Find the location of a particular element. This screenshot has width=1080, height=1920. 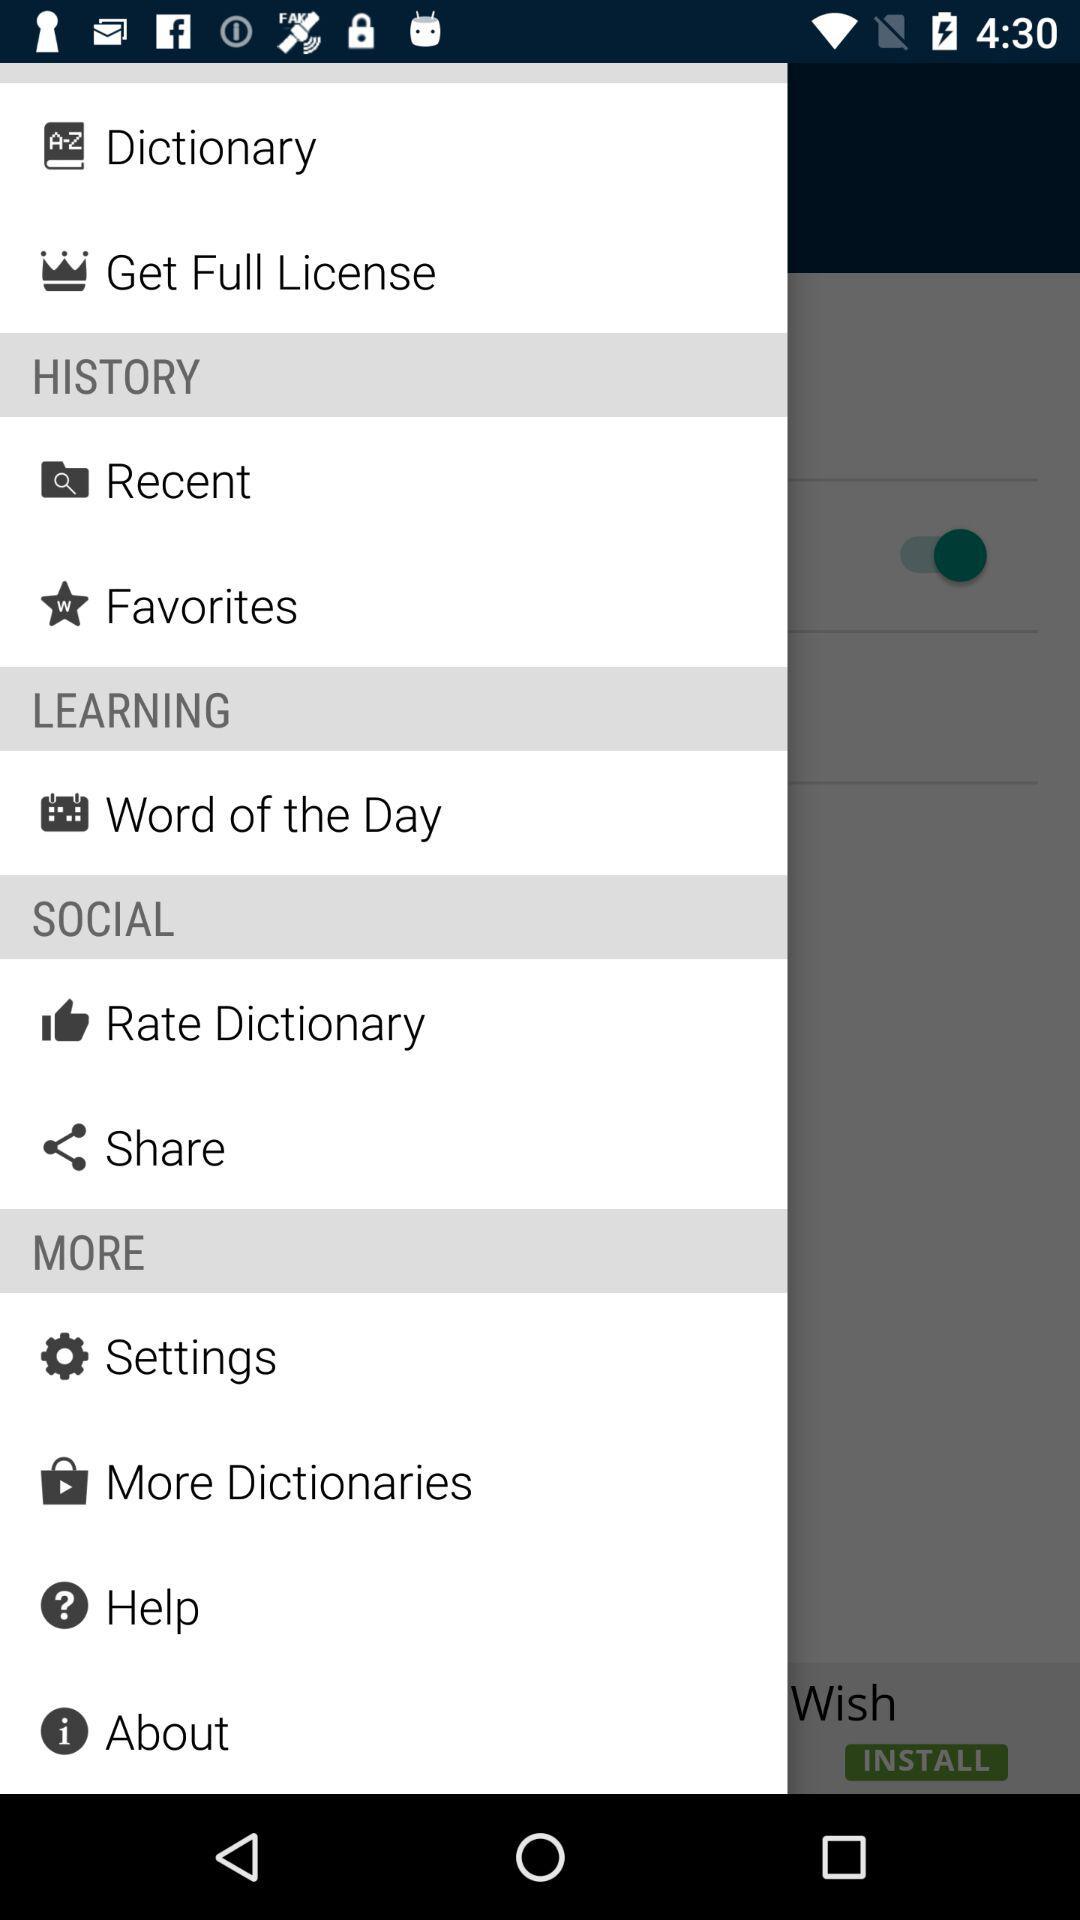

the logo below az is located at coordinates (64, 269).